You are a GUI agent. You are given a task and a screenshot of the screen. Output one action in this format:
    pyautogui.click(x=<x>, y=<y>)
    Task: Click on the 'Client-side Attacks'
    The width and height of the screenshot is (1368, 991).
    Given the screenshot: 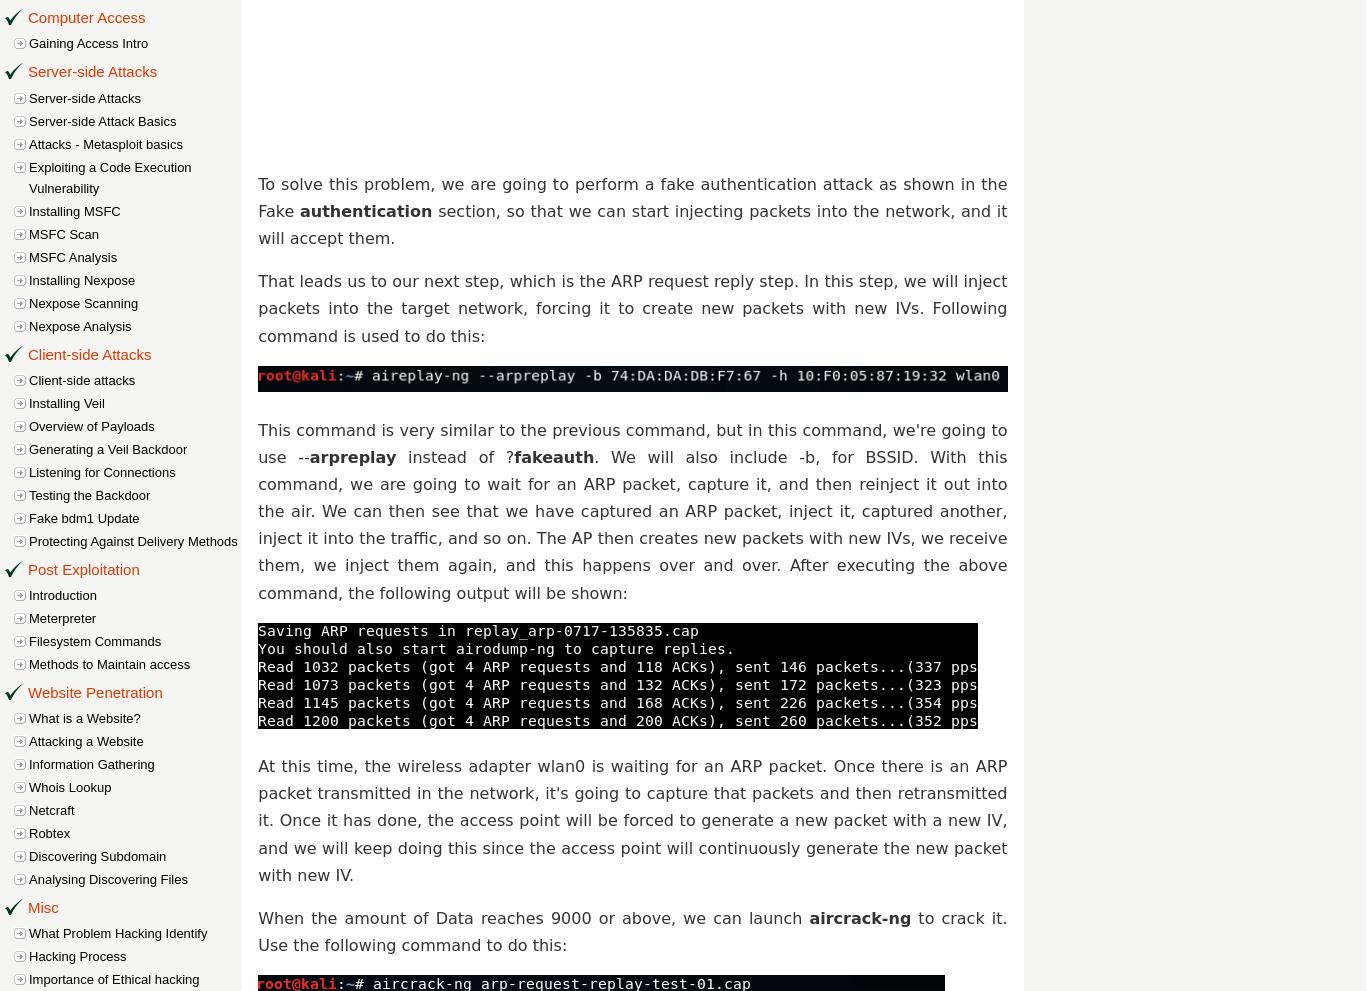 What is the action you would take?
    pyautogui.click(x=89, y=353)
    